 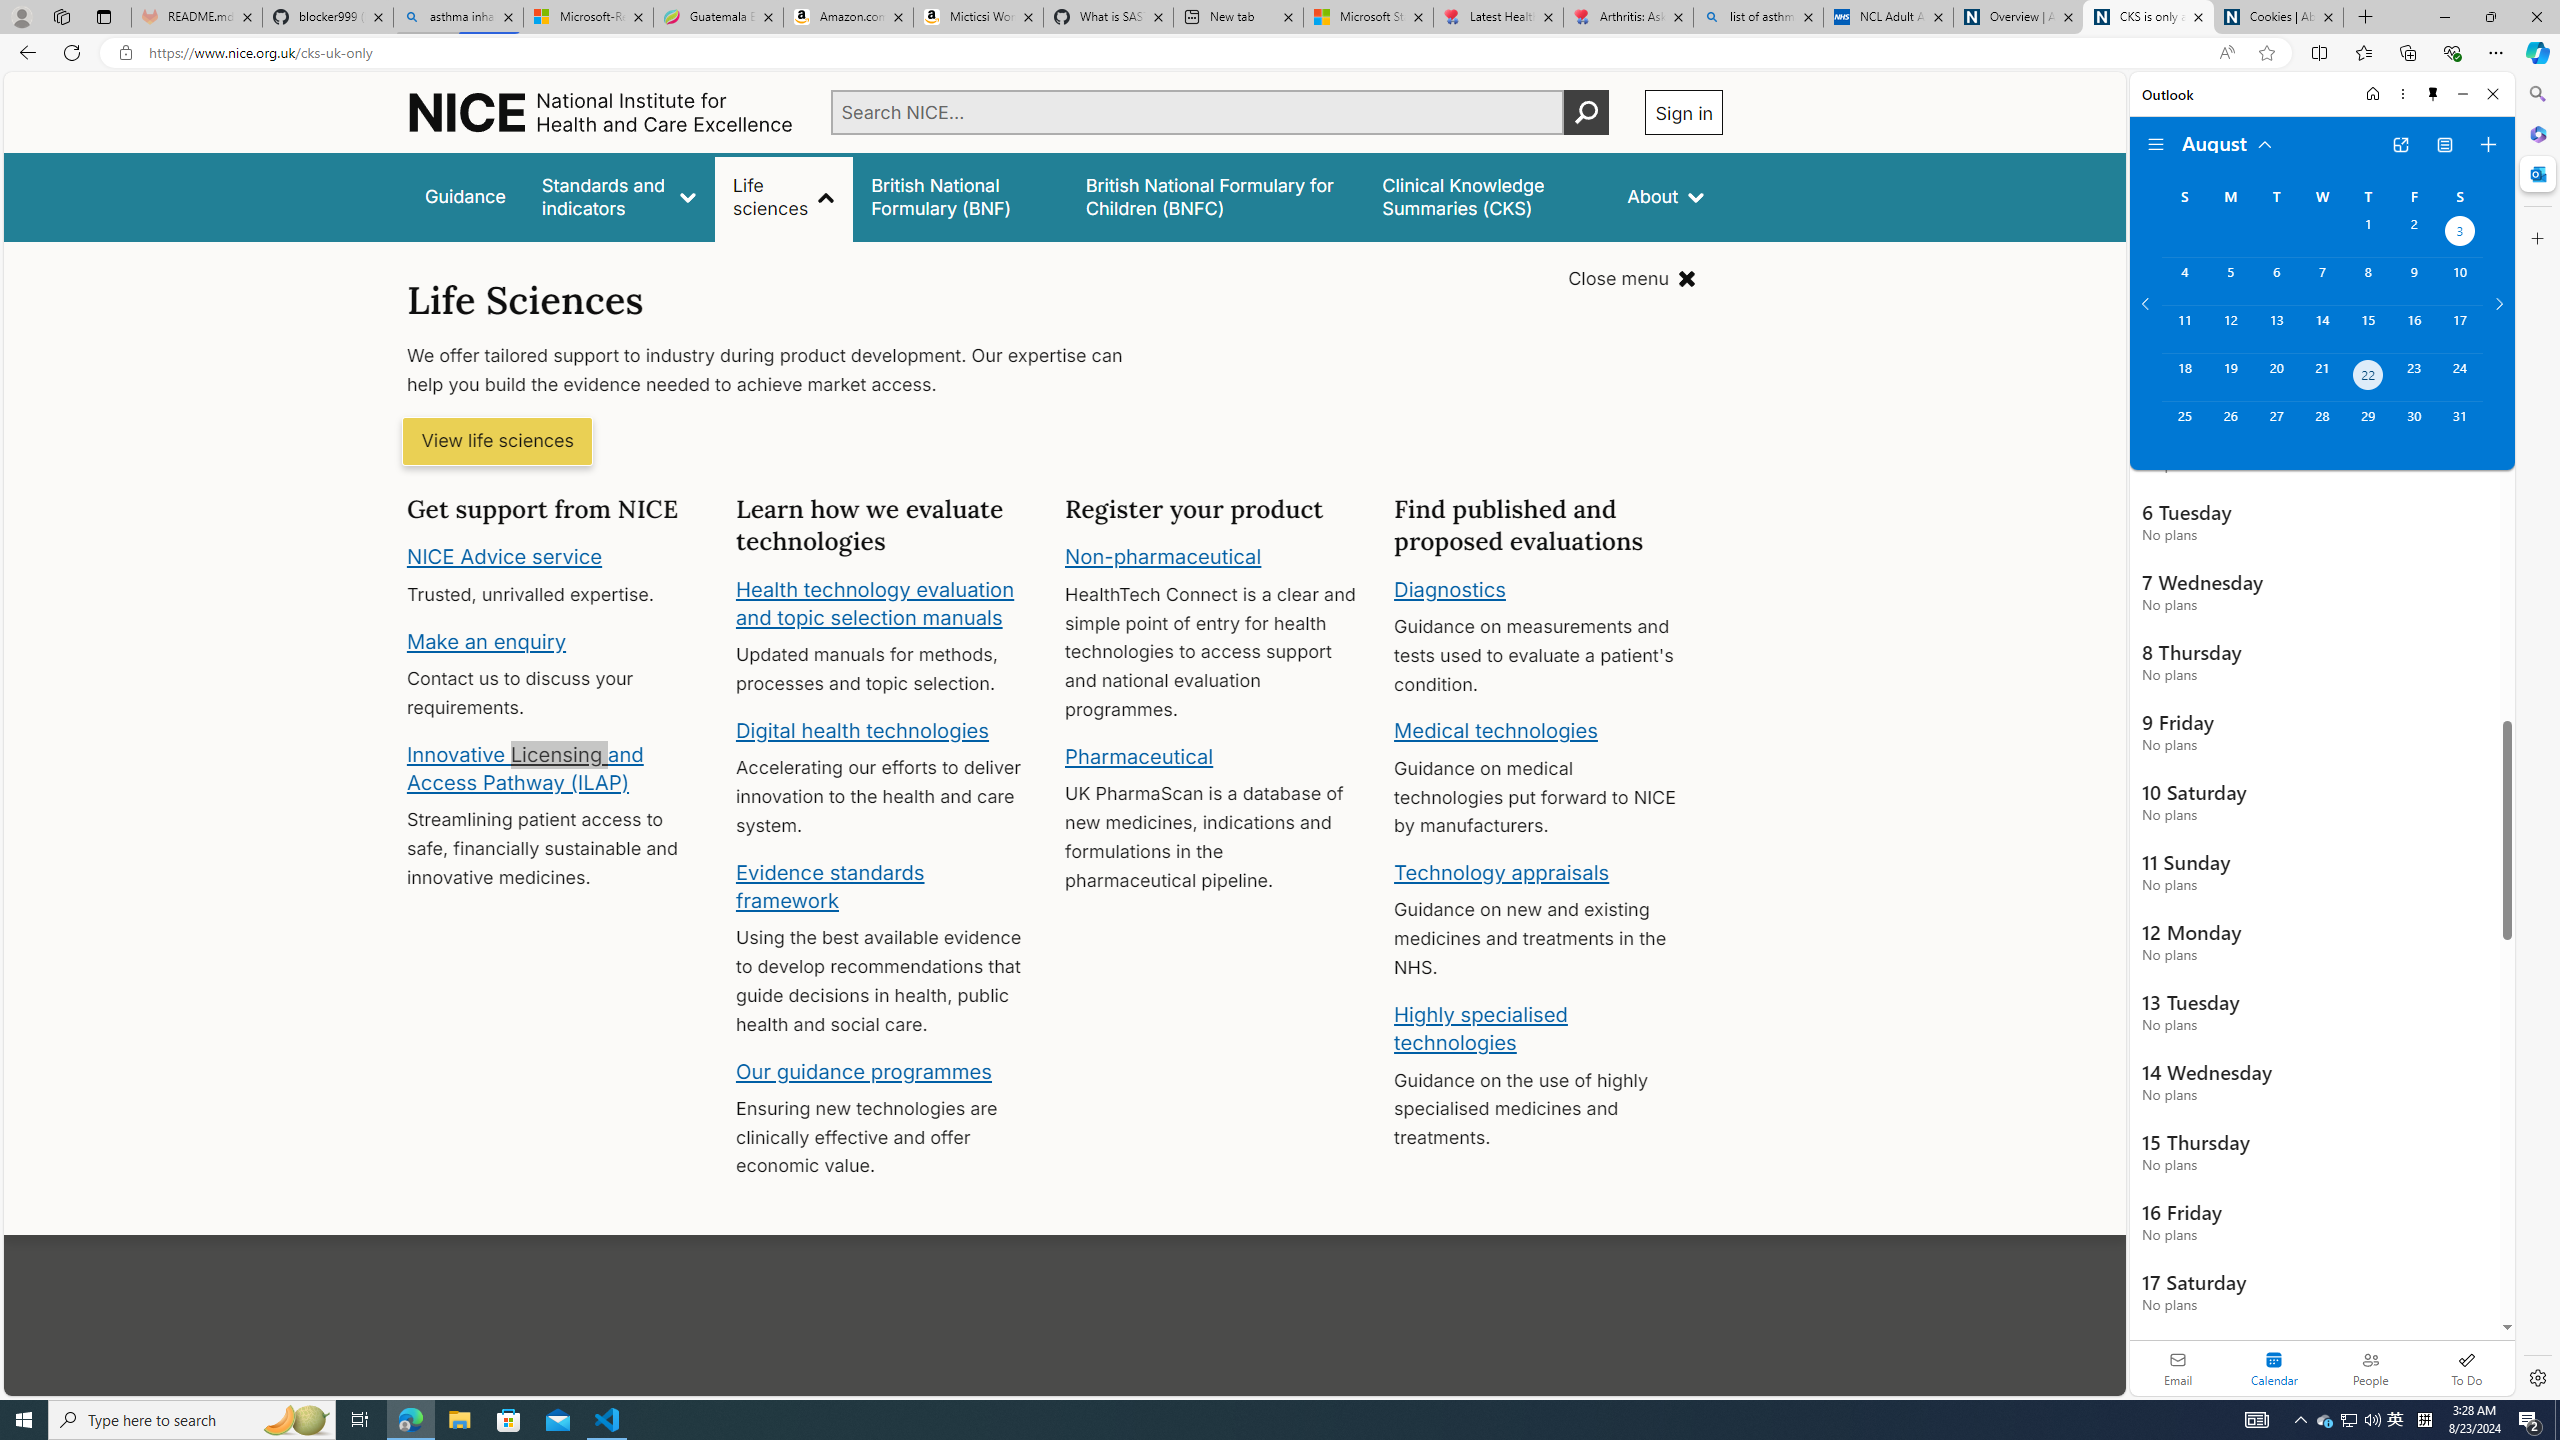 What do you see at coordinates (2184, 376) in the screenshot?
I see `'Sunday, August 18, 2024. '` at bounding box center [2184, 376].